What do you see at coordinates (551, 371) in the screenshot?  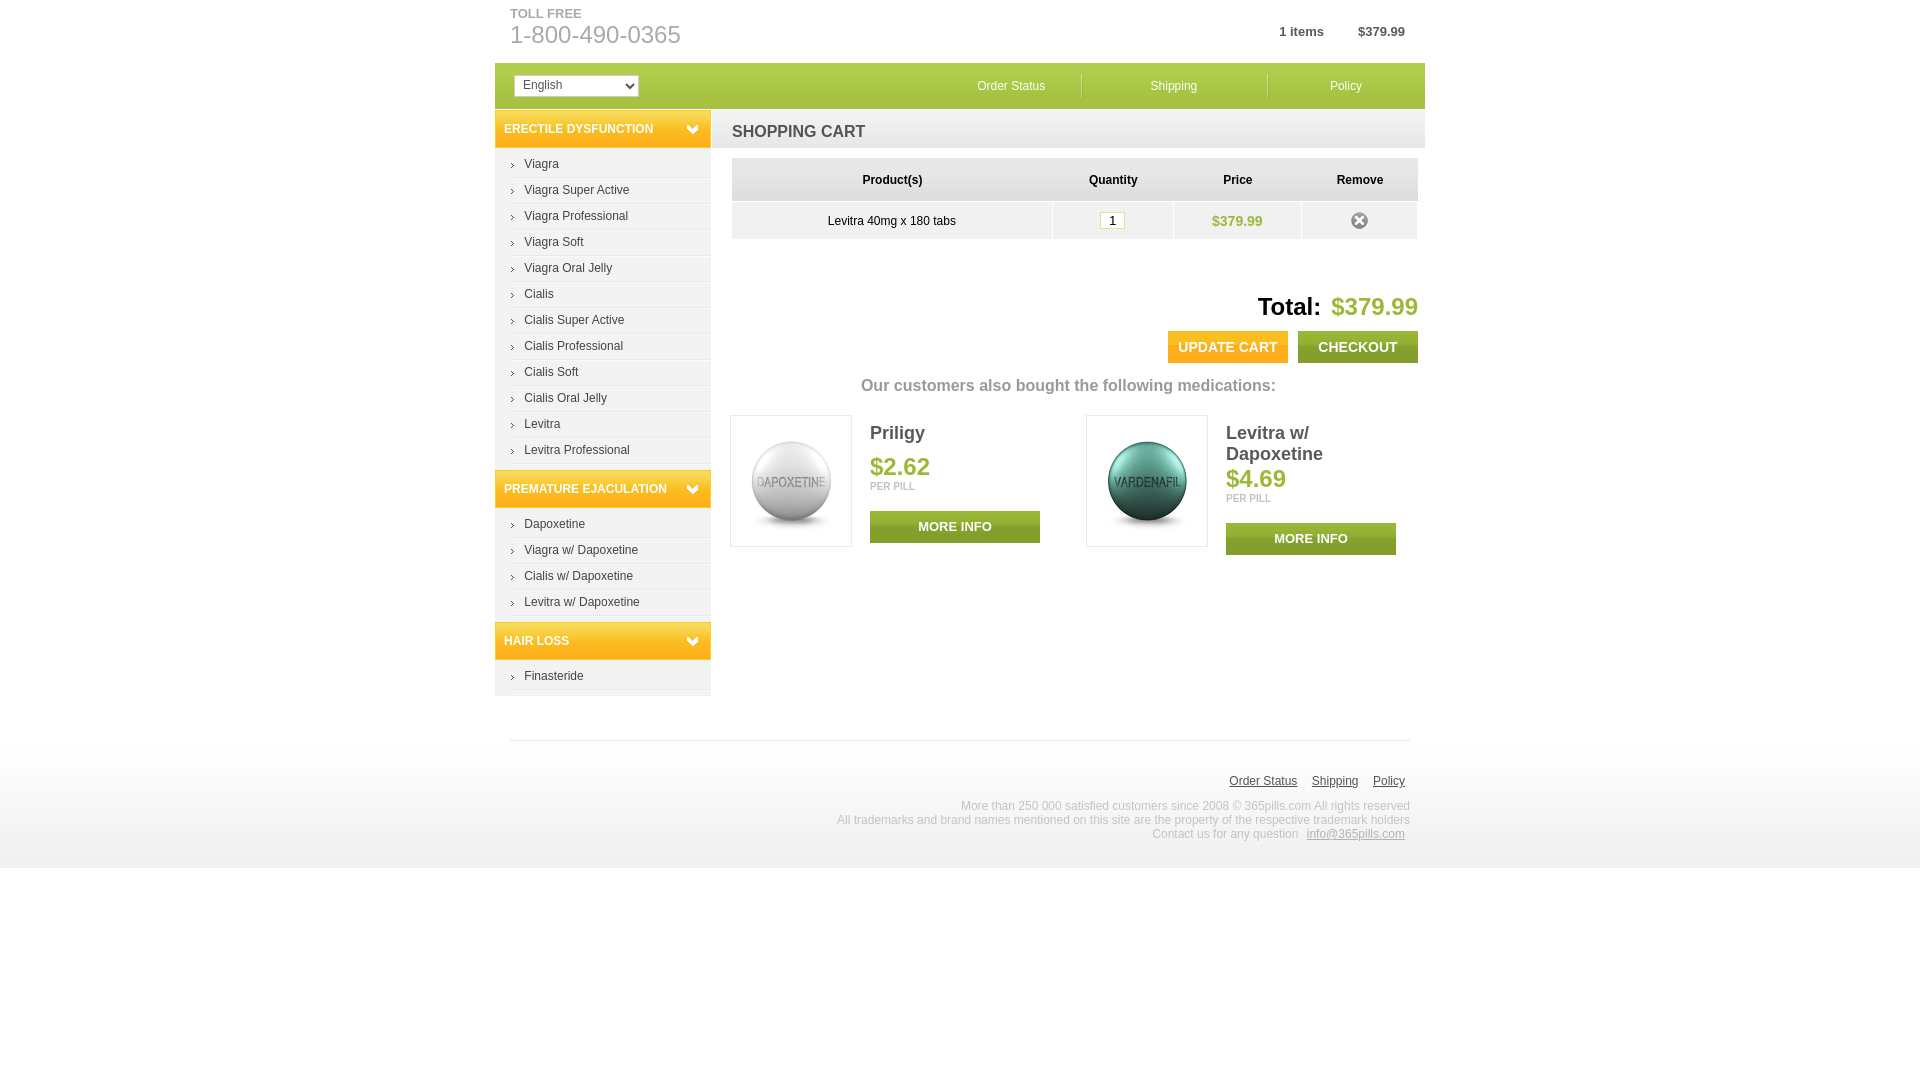 I see `'Cialis Soft'` at bounding box center [551, 371].